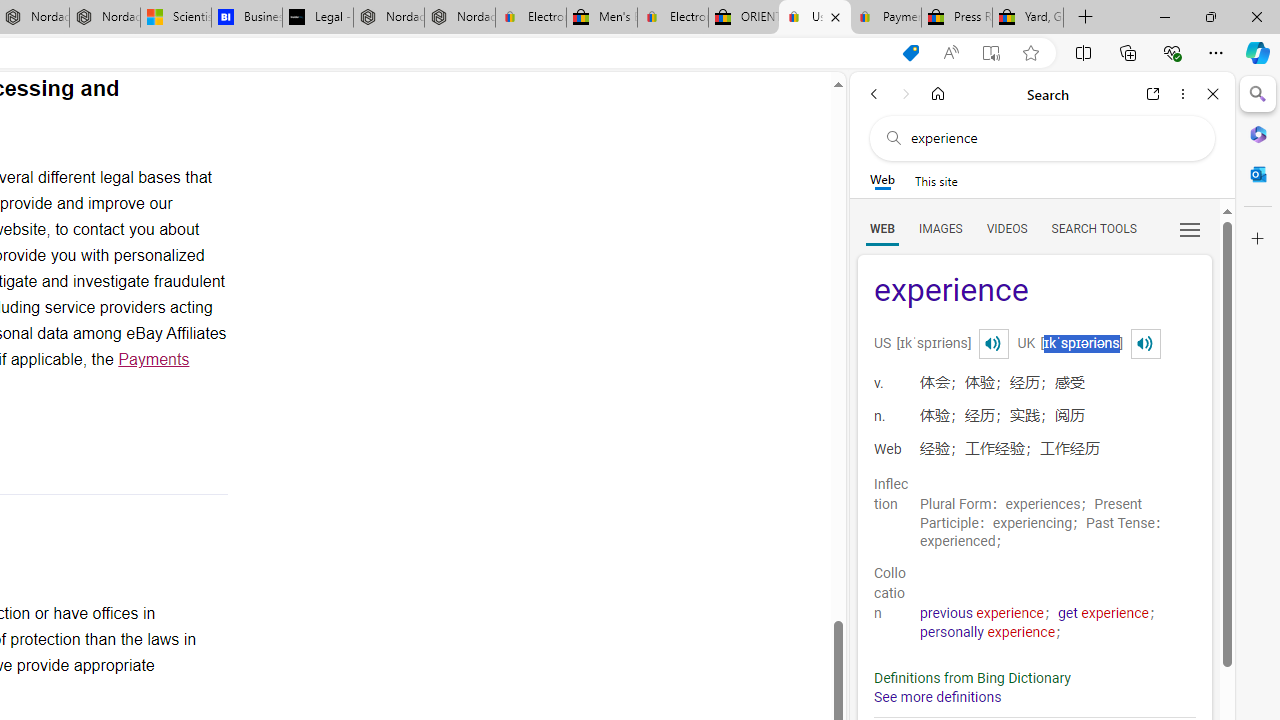 The width and height of the screenshot is (1280, 720). What do you see at coordinates (939, 227) in the screenshot?
I see `'Search Filter, IMAGES'` at bounding box center [939, 227].